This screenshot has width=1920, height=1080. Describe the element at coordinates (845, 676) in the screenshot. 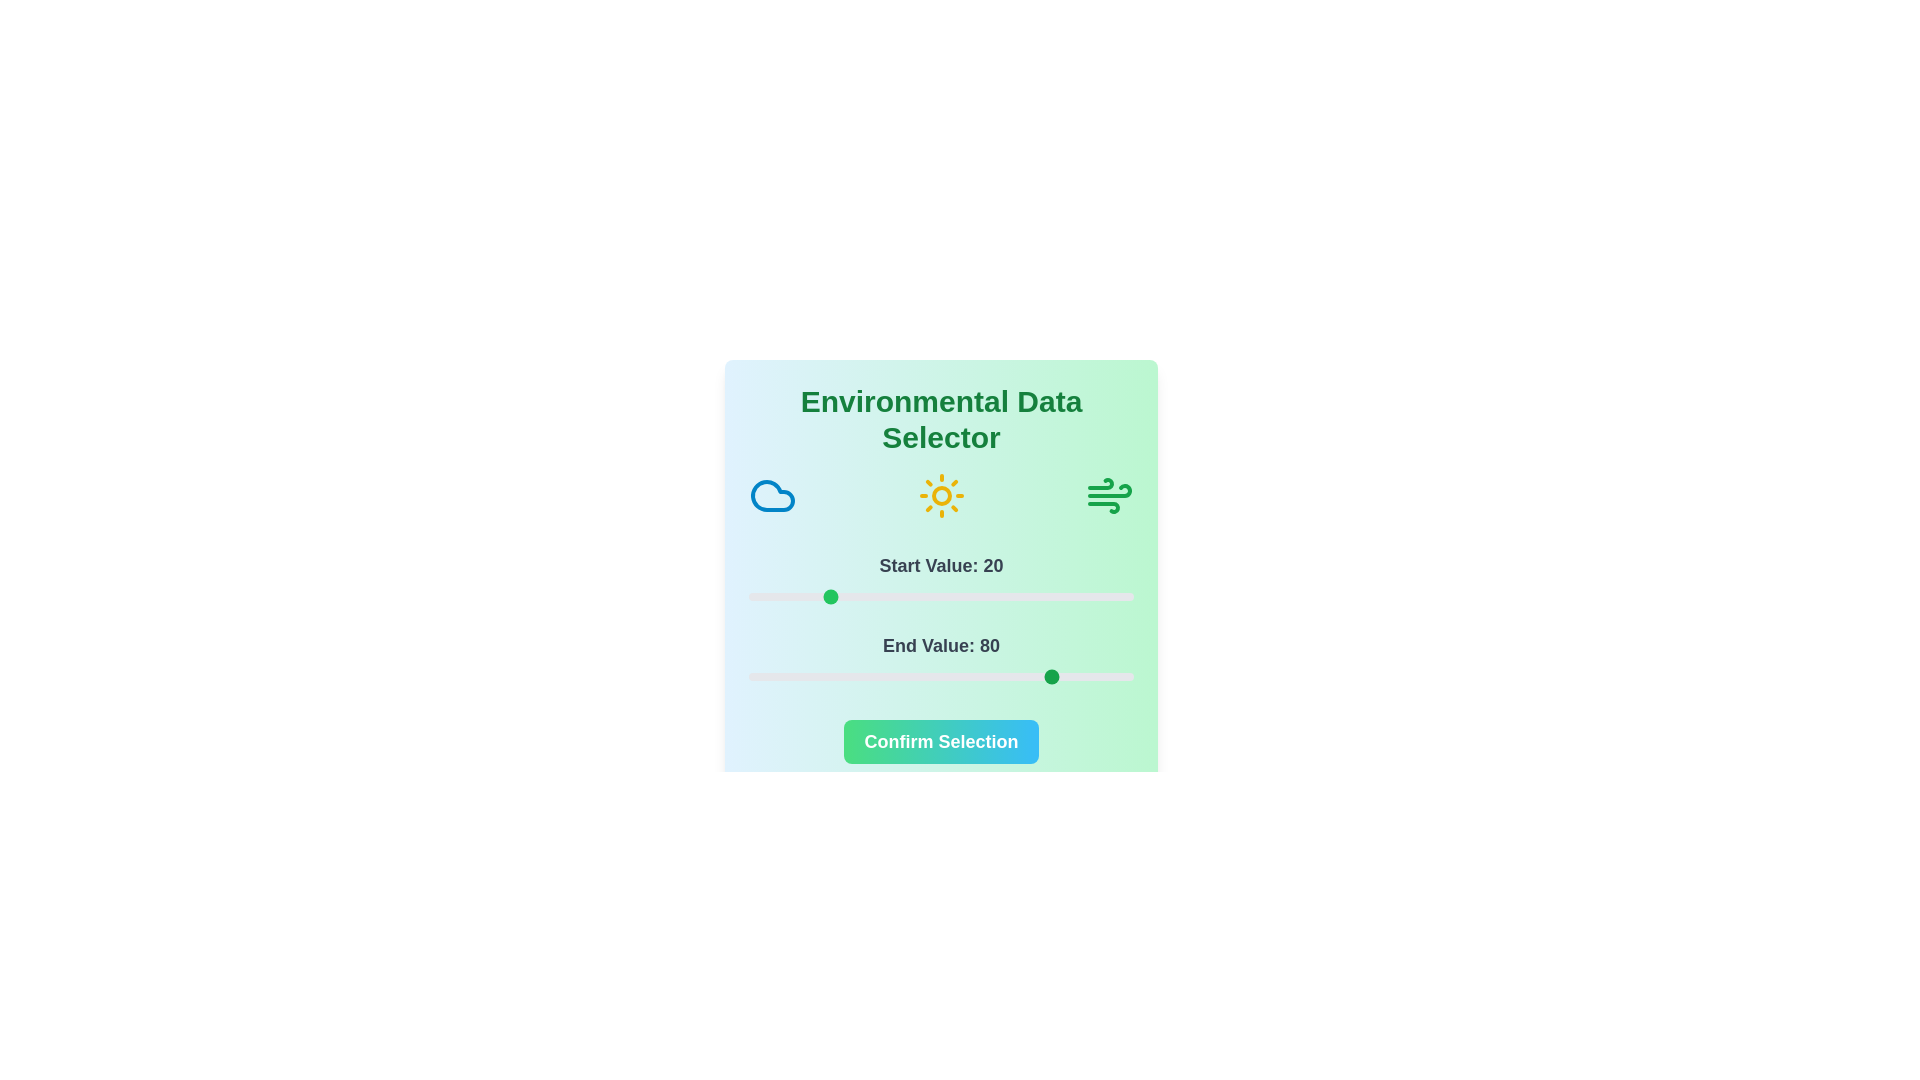

I see `the End Value slider` at that location.